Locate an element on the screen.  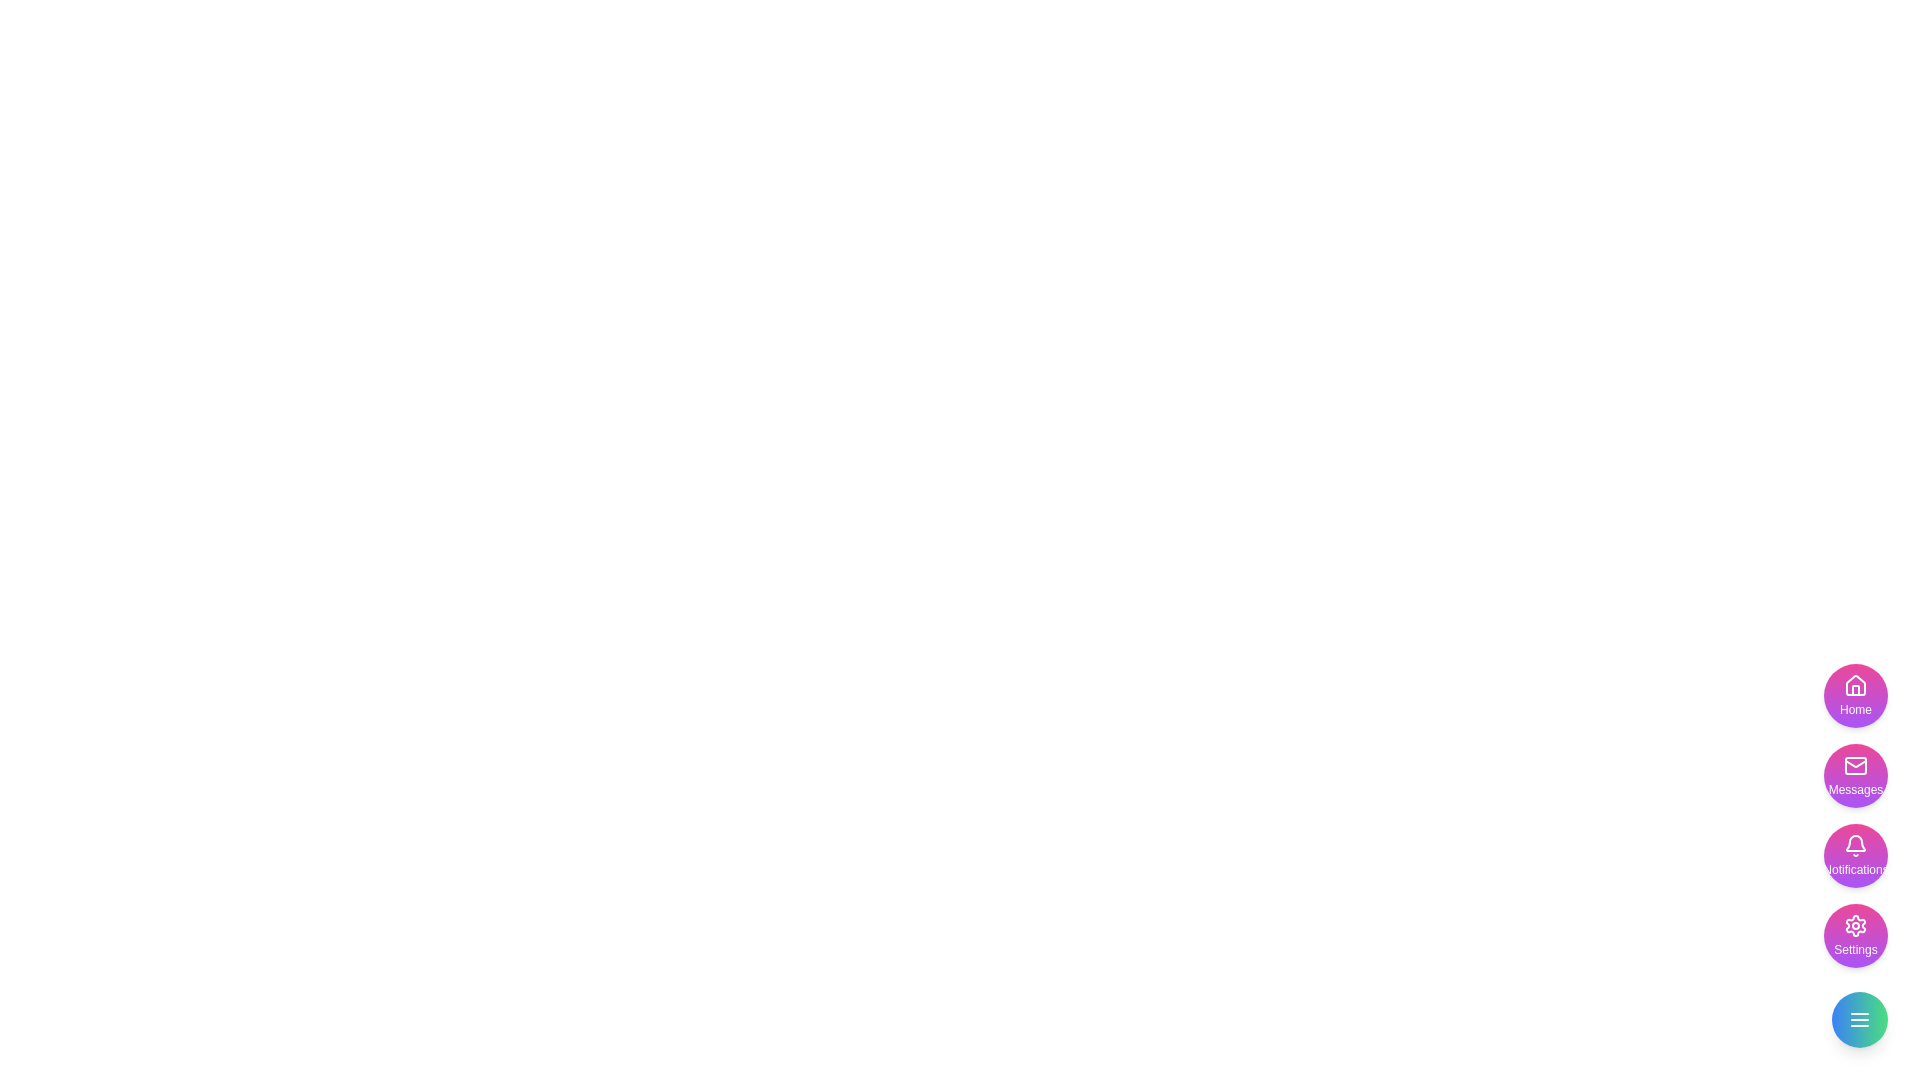
the circular 'Settings' button with a gradient background and a cogwheel icon at its center, located at the bottom-right corner of the interface is located at coordinates (1855, 936).